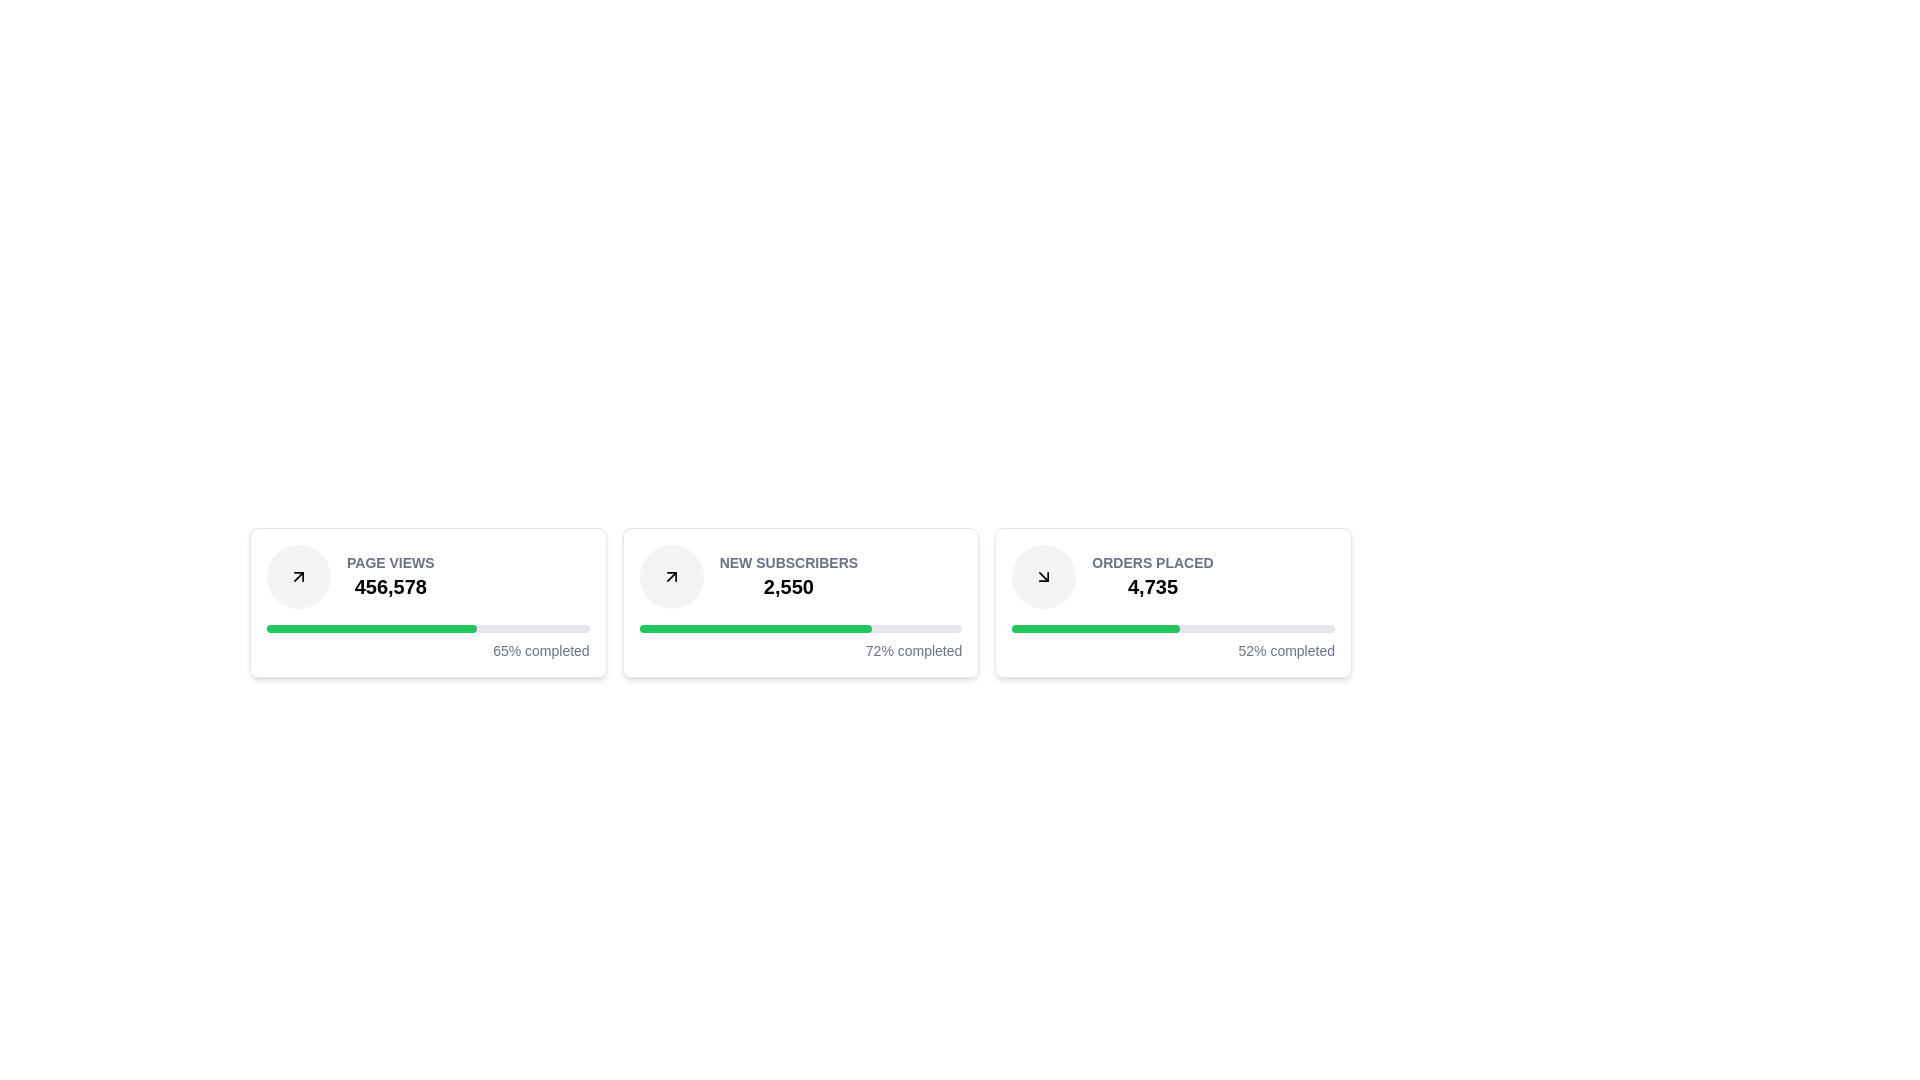 The height and width of the screenshot is (1080, 1920). Describe the element at coordinates (427, 601) in the screenshot. I see `displayed information from the Information panel that shows the current count of page views and the progress indicator at 65% completion` at that location.